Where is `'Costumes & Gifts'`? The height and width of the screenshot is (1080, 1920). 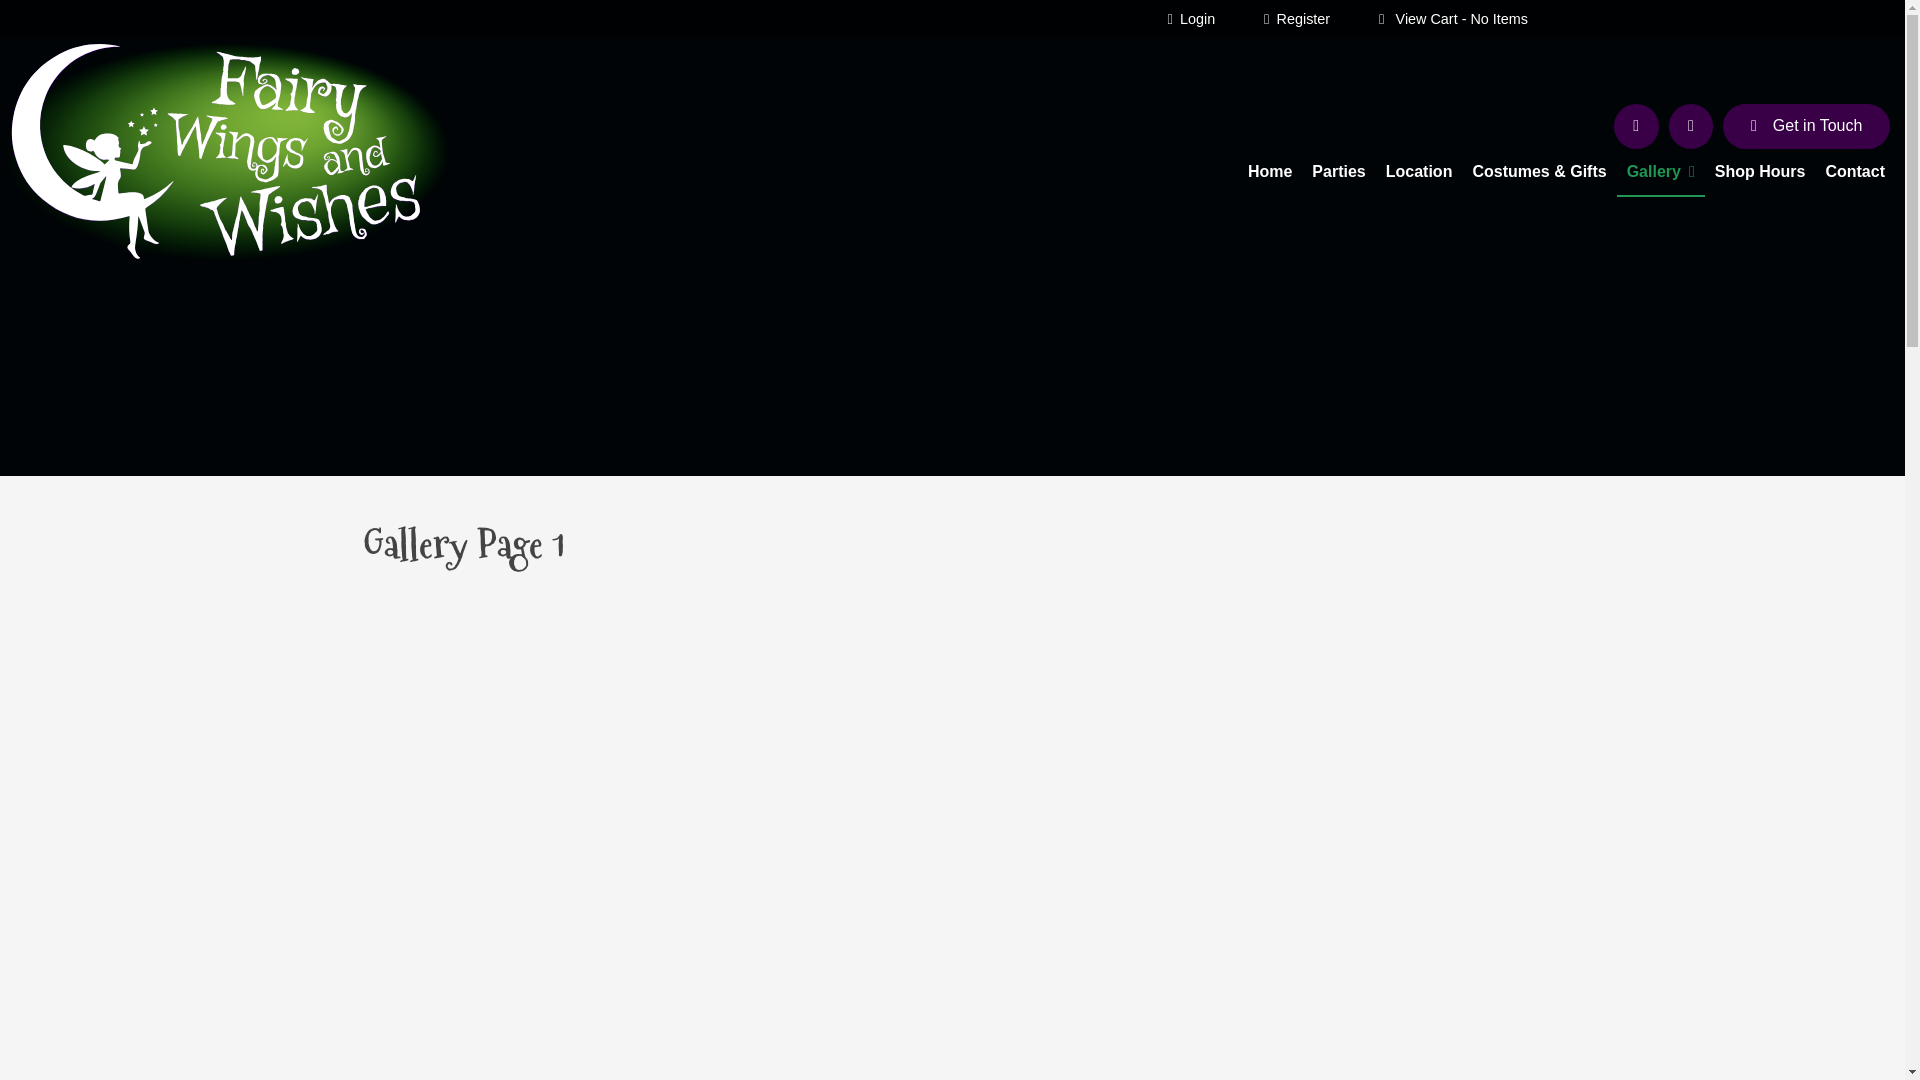
'Costumes & Gifts' is located at coordinates (1538, 172).